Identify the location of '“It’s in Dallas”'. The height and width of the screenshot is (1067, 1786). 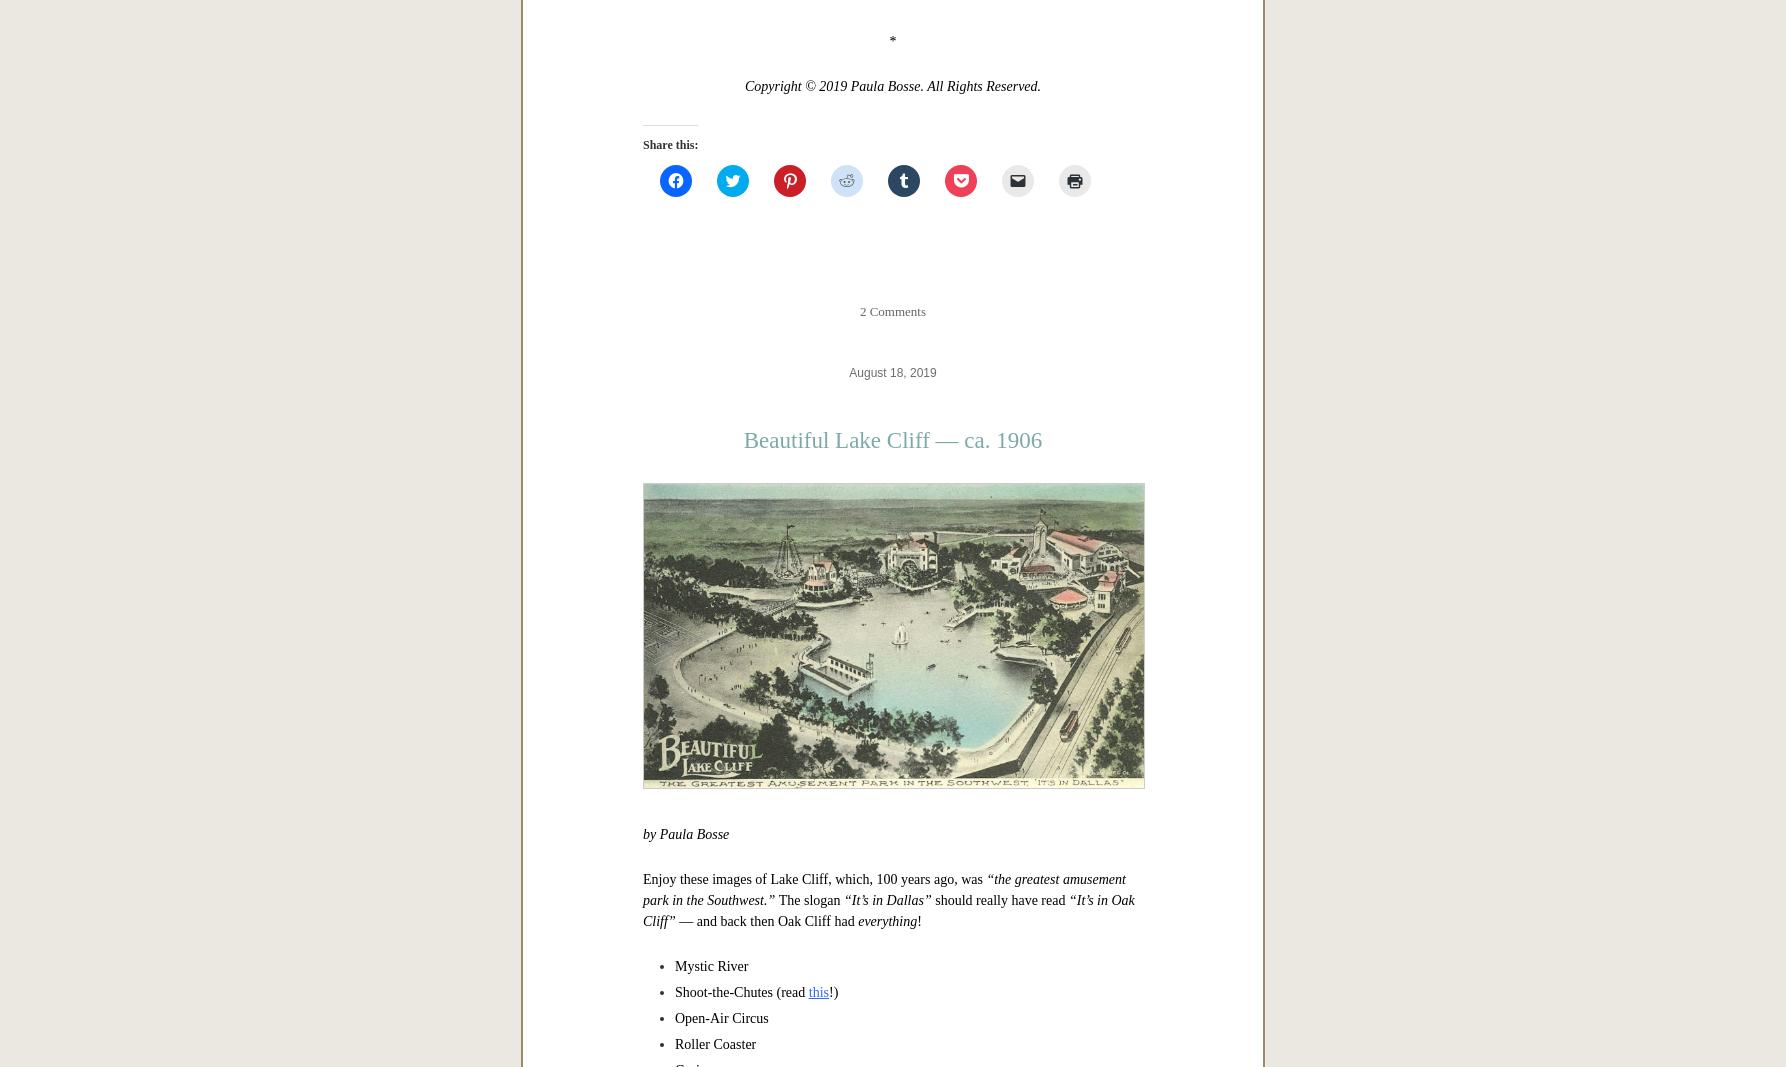
(843, 899).